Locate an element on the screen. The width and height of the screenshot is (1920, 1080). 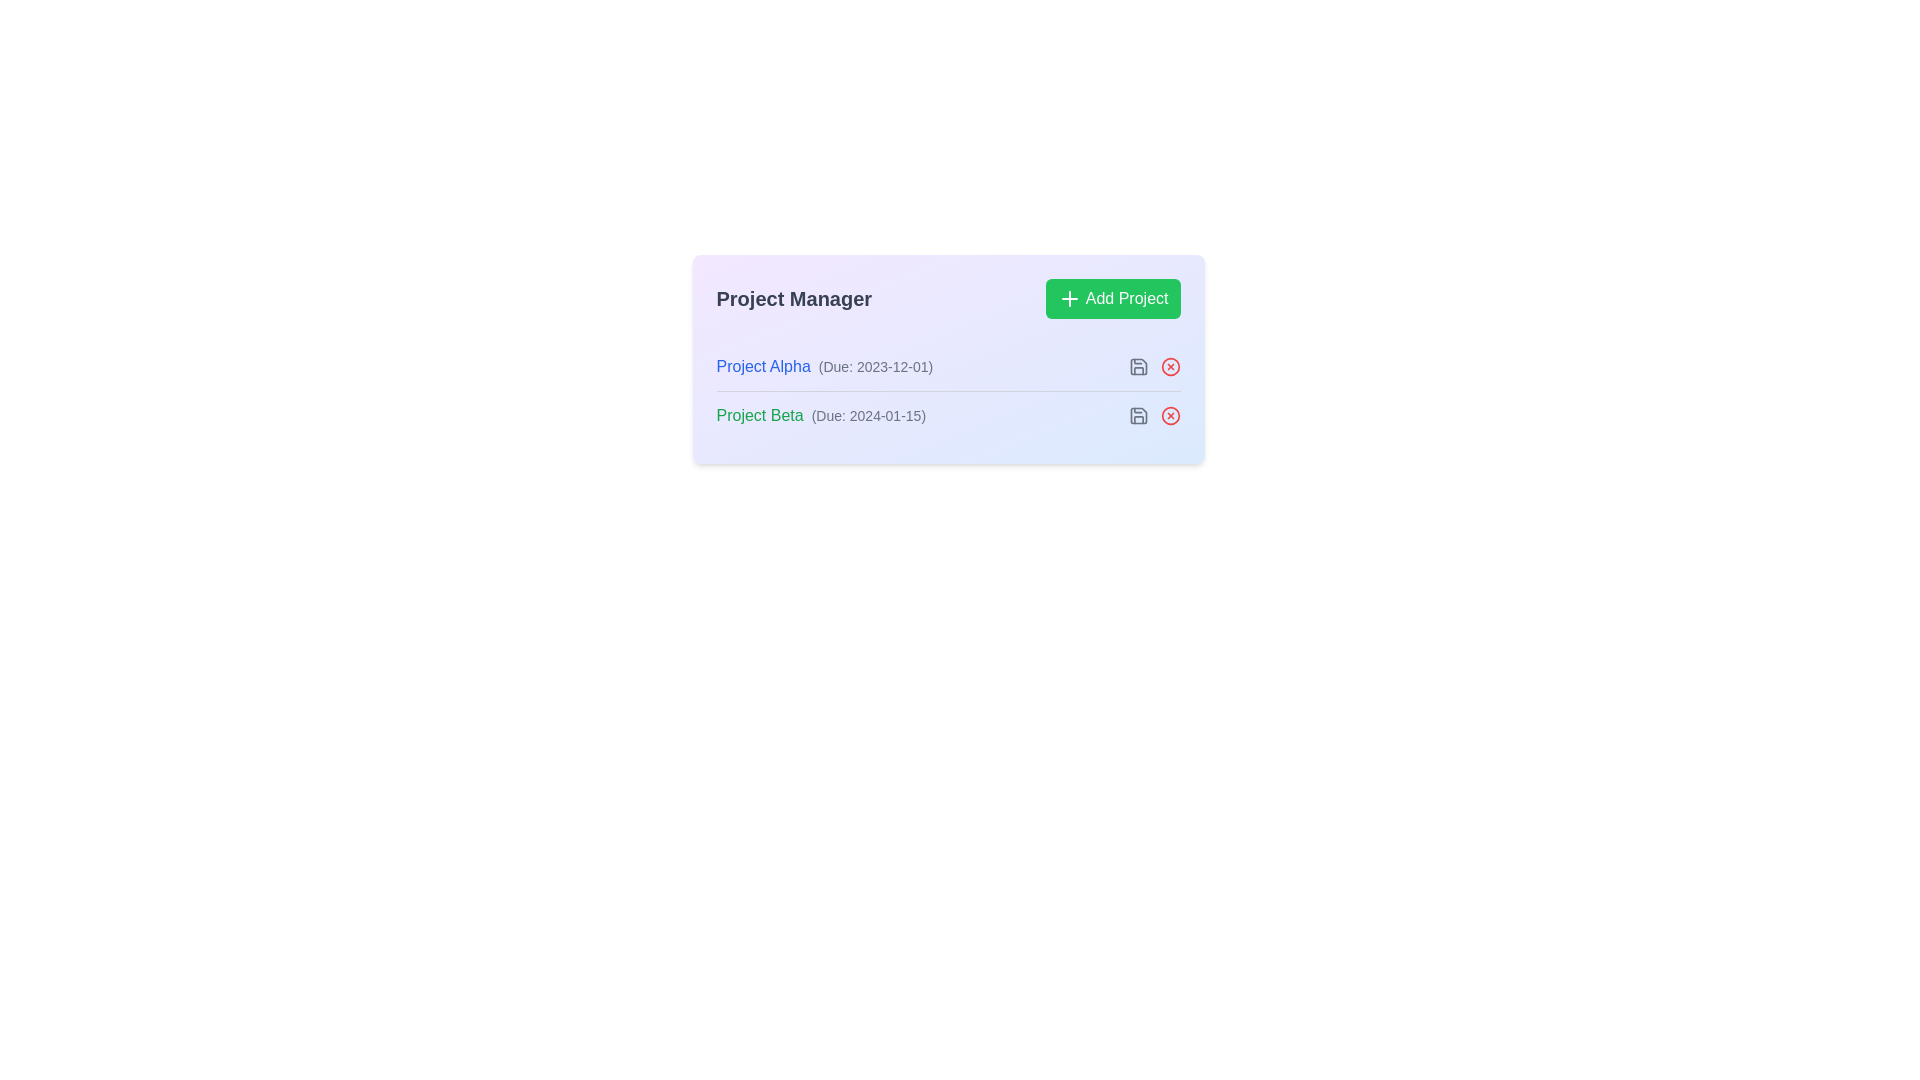
the 'Add Project' button located in the top-right corner of the 'Project Manager' section is located at coordinates (1112, 299).